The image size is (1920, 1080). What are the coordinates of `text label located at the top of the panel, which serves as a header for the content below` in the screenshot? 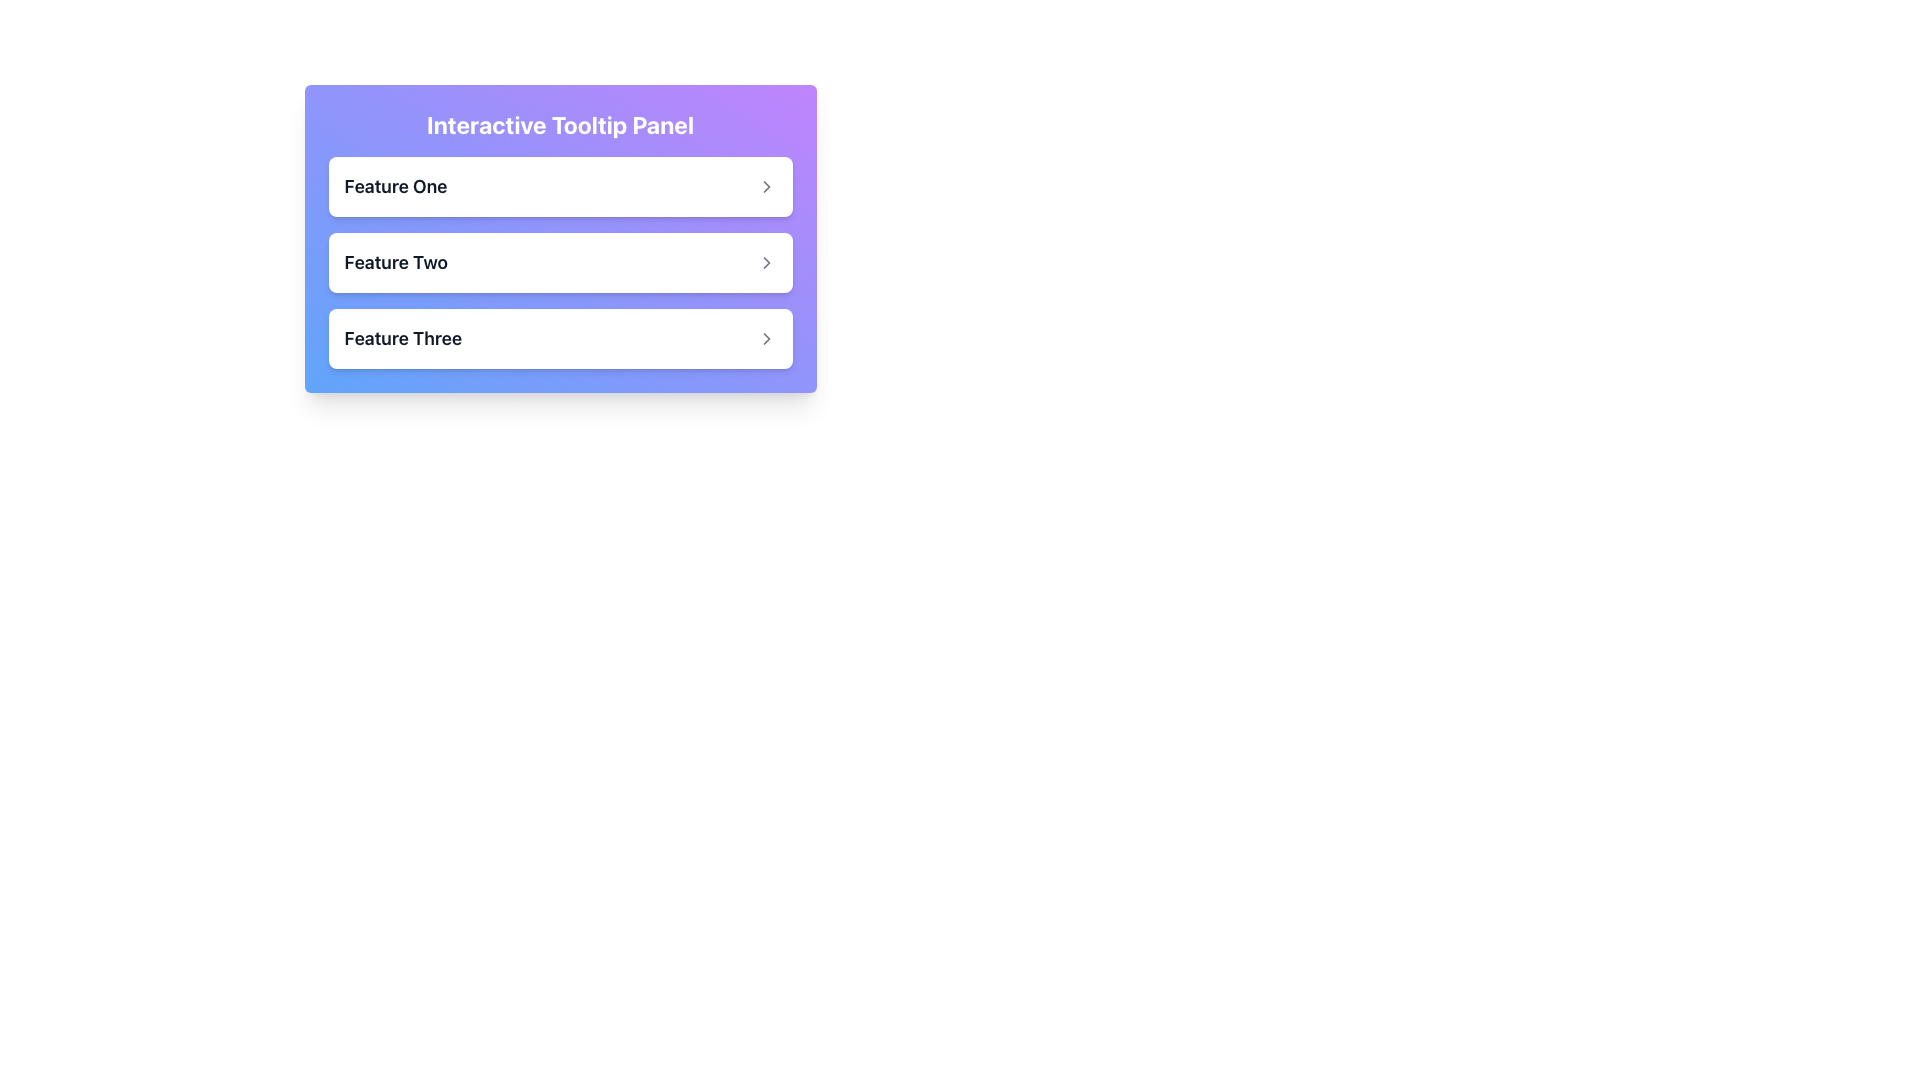 It's located at (560, 124).